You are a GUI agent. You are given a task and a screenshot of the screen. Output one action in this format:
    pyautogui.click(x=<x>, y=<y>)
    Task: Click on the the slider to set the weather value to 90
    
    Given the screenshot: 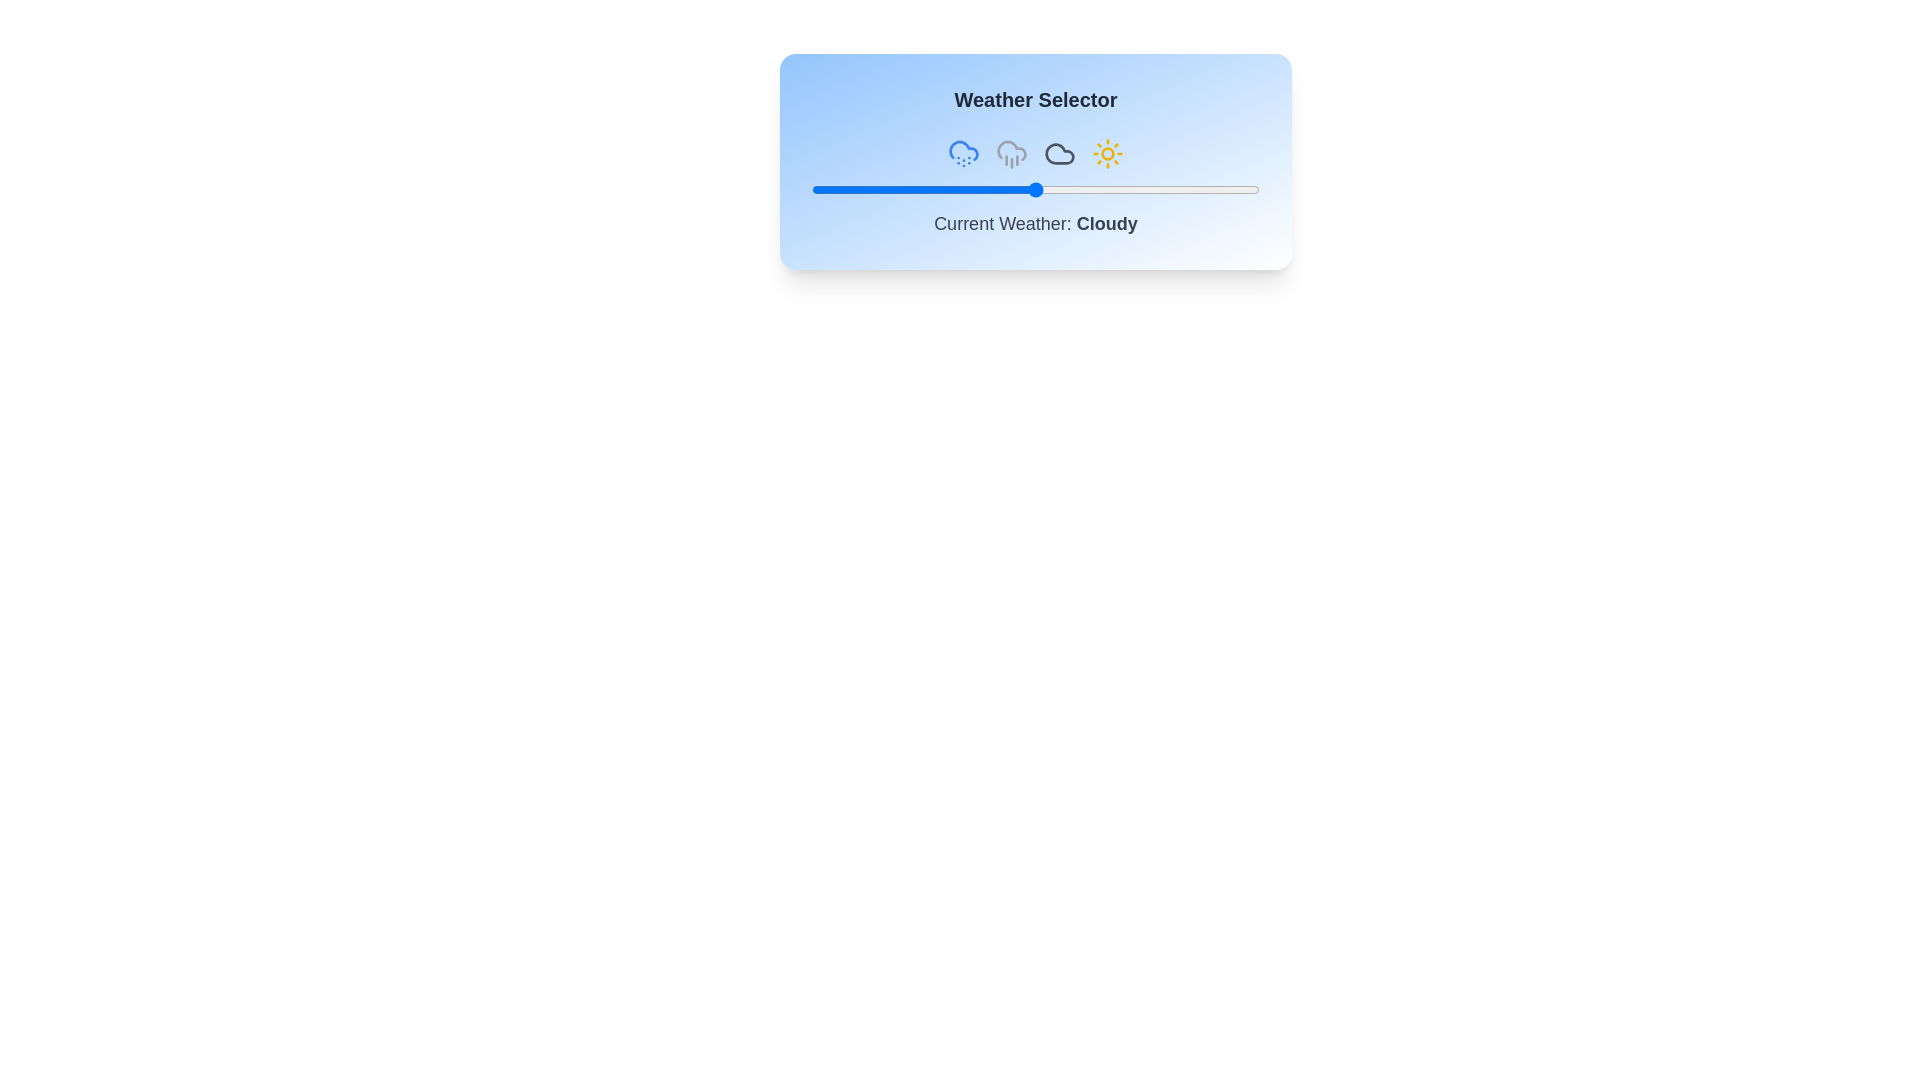 What is the action you would take?
    pyautogui.click(x=1214, y=189)
    